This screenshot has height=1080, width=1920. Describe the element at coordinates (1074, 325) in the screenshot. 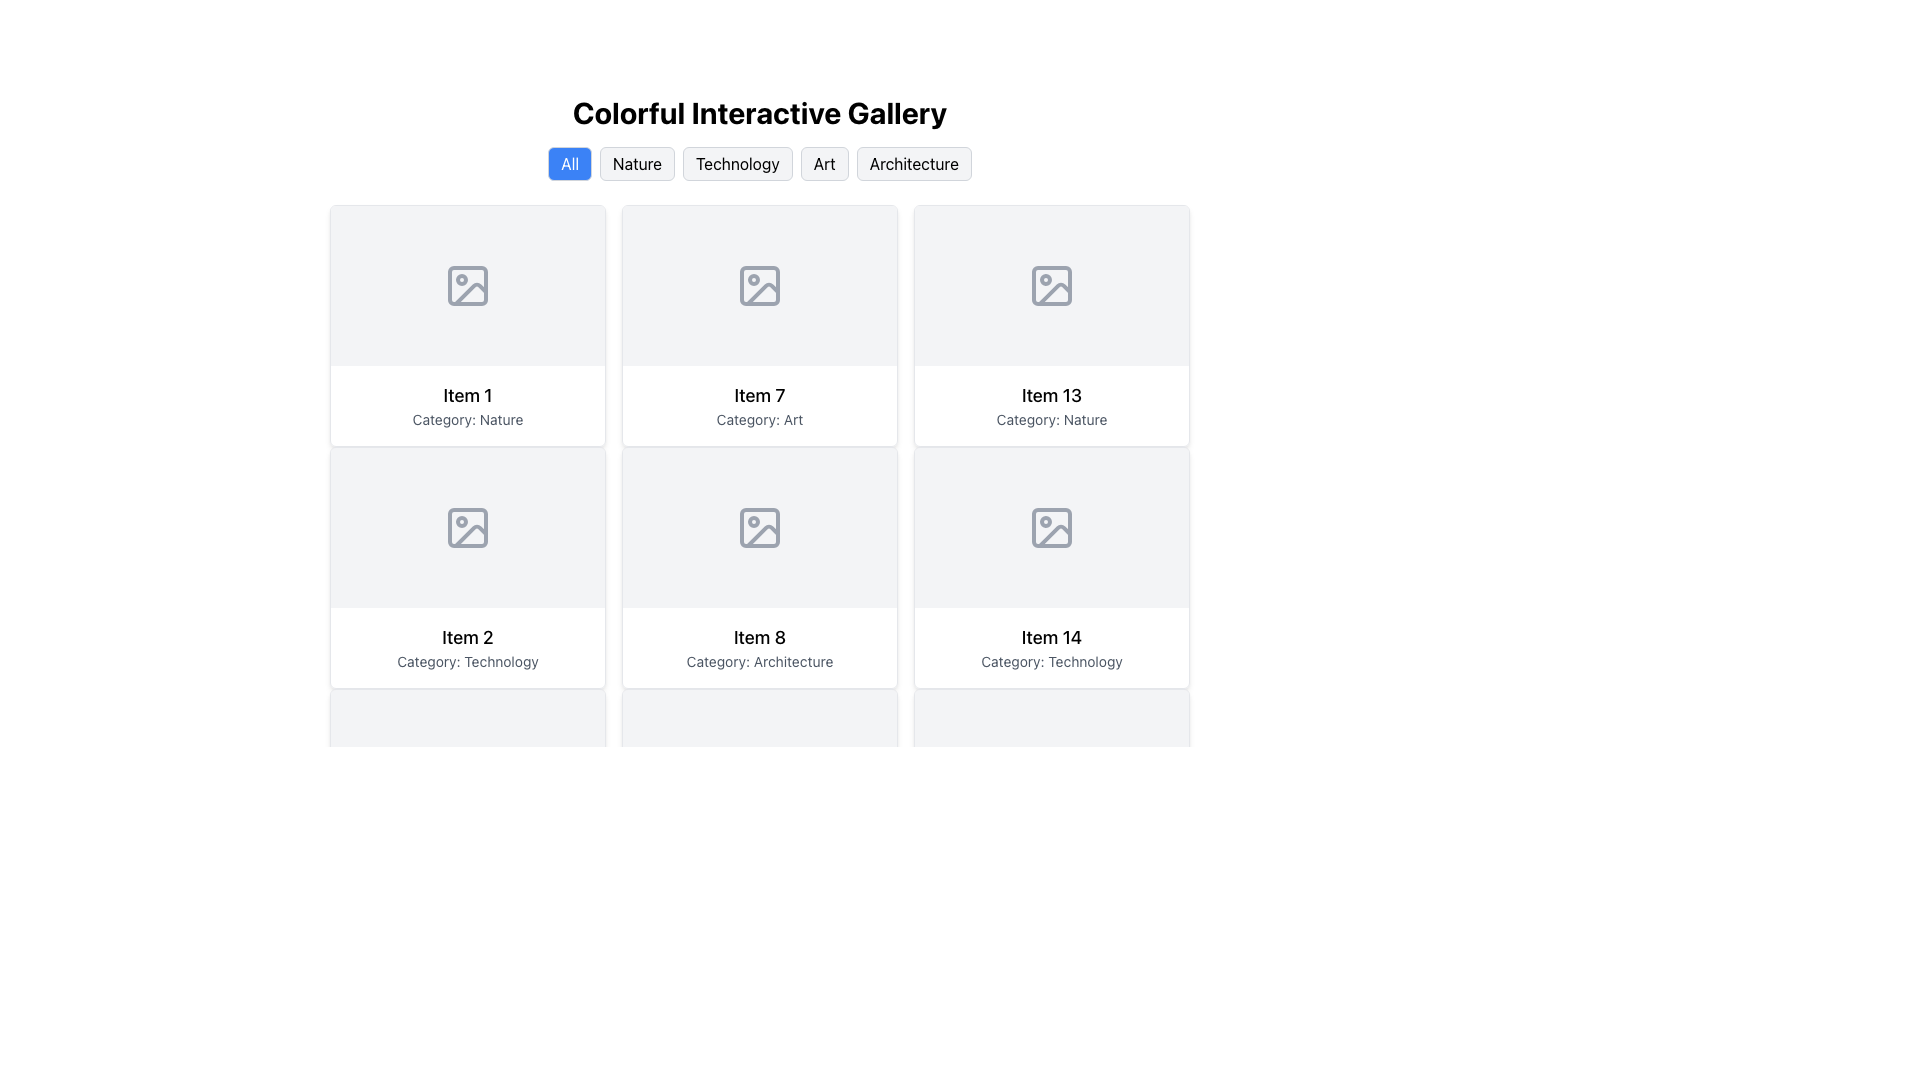

I see `the 'like' button in the top-right corner of the 'Item 13' card within the 'Colorful Interactive Gallery'` at that location.